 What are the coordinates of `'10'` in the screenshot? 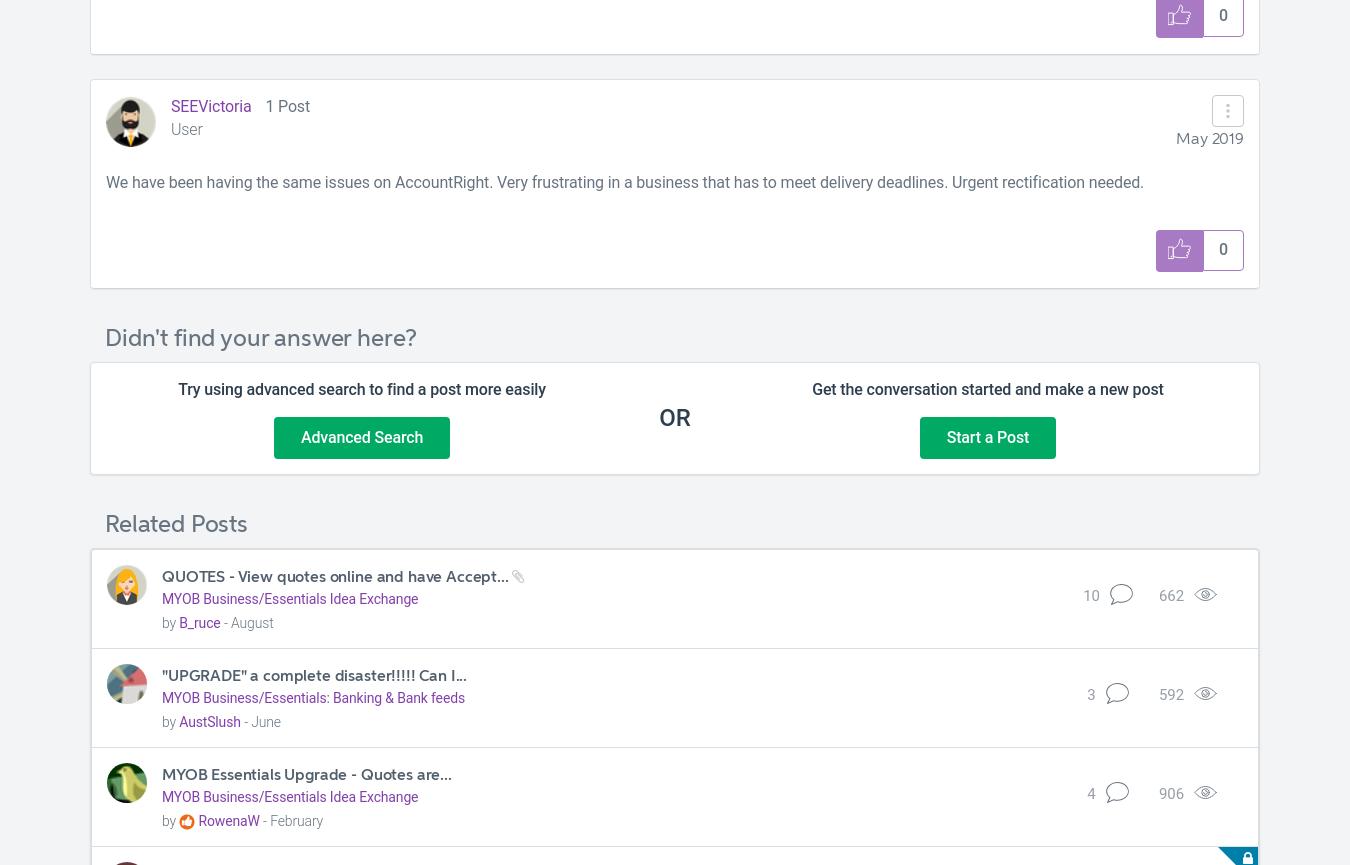 It's located at (1090, 595).